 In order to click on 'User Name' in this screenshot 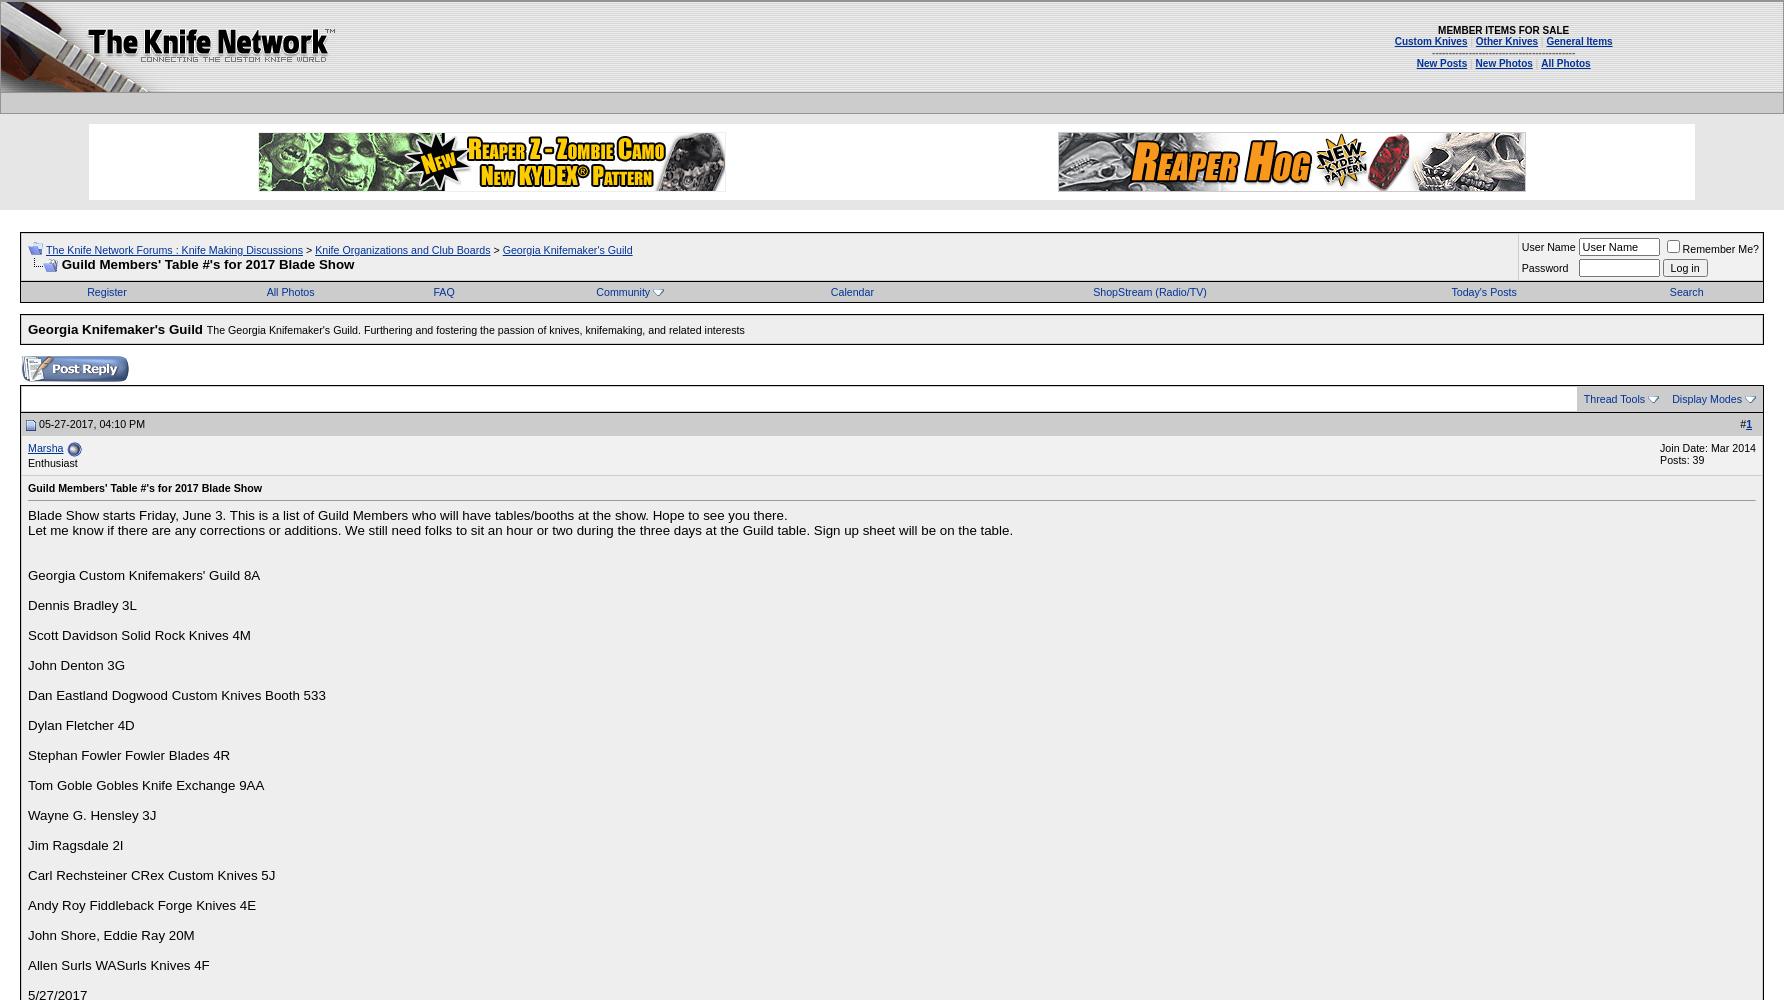, I will do `click(1546, 245)`.